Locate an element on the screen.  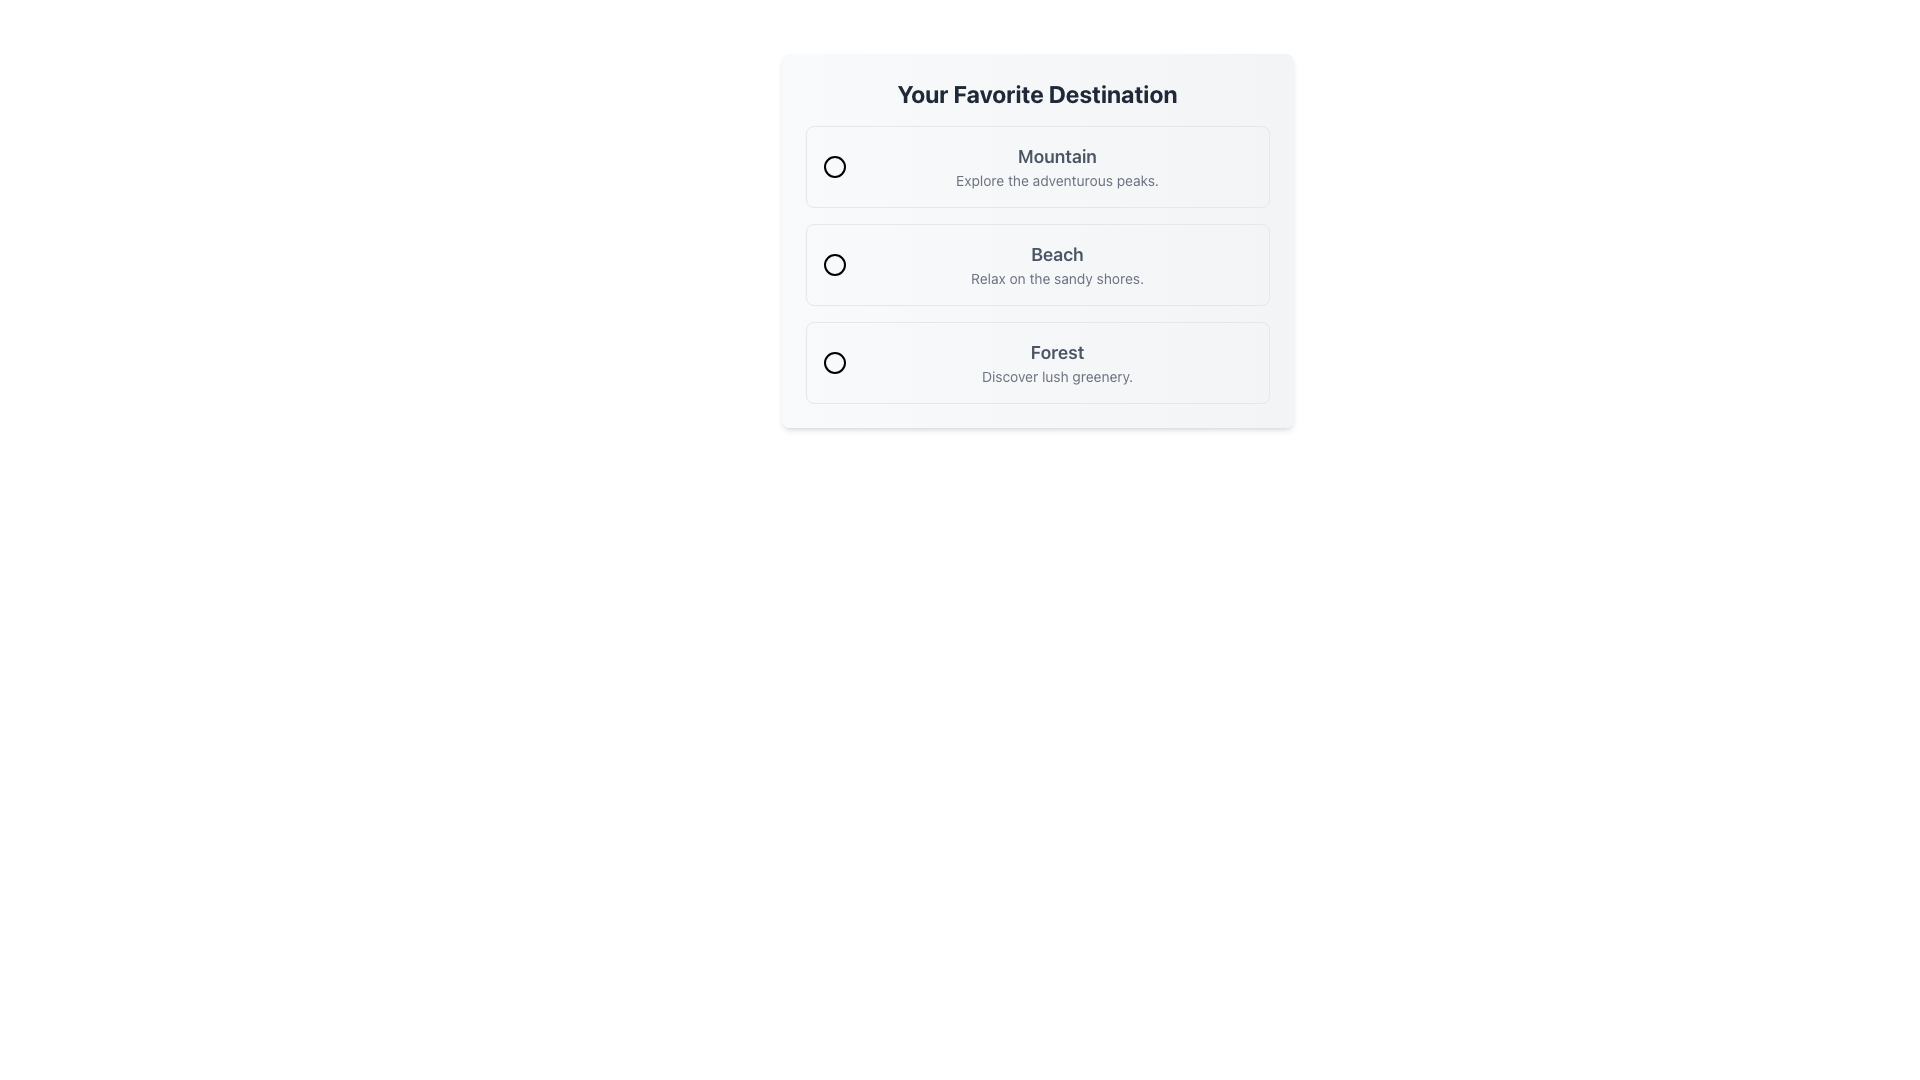
the radio button for the 'Forest' option, which is a circular icon with a thick border and a filled center, positioned at the start of the 'Forest' option in the preference selection card is located at coordinates (834, 362).